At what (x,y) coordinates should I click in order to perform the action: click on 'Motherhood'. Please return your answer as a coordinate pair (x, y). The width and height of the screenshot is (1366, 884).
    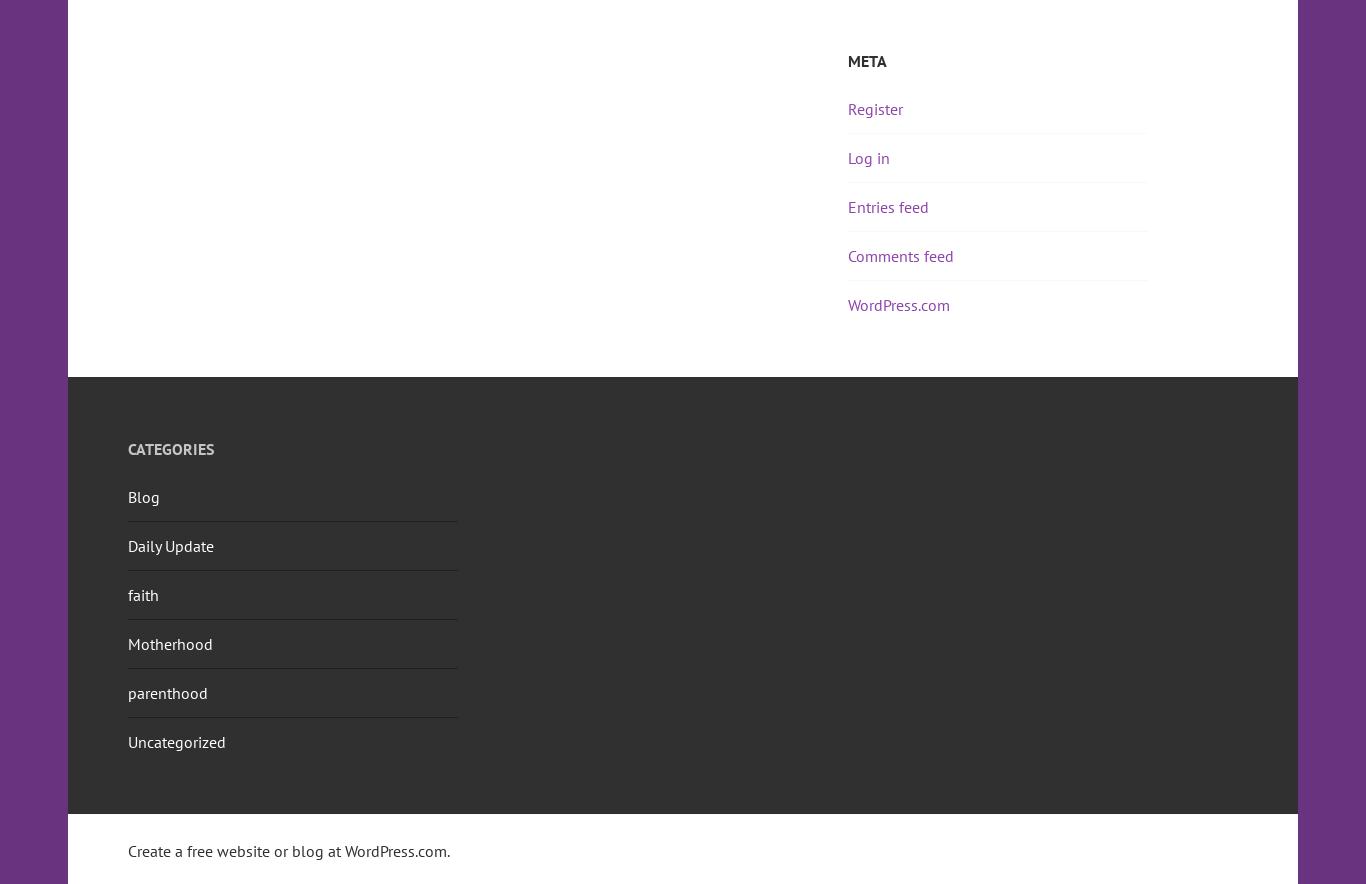
    Looking at the image, I should click on (169, 642).